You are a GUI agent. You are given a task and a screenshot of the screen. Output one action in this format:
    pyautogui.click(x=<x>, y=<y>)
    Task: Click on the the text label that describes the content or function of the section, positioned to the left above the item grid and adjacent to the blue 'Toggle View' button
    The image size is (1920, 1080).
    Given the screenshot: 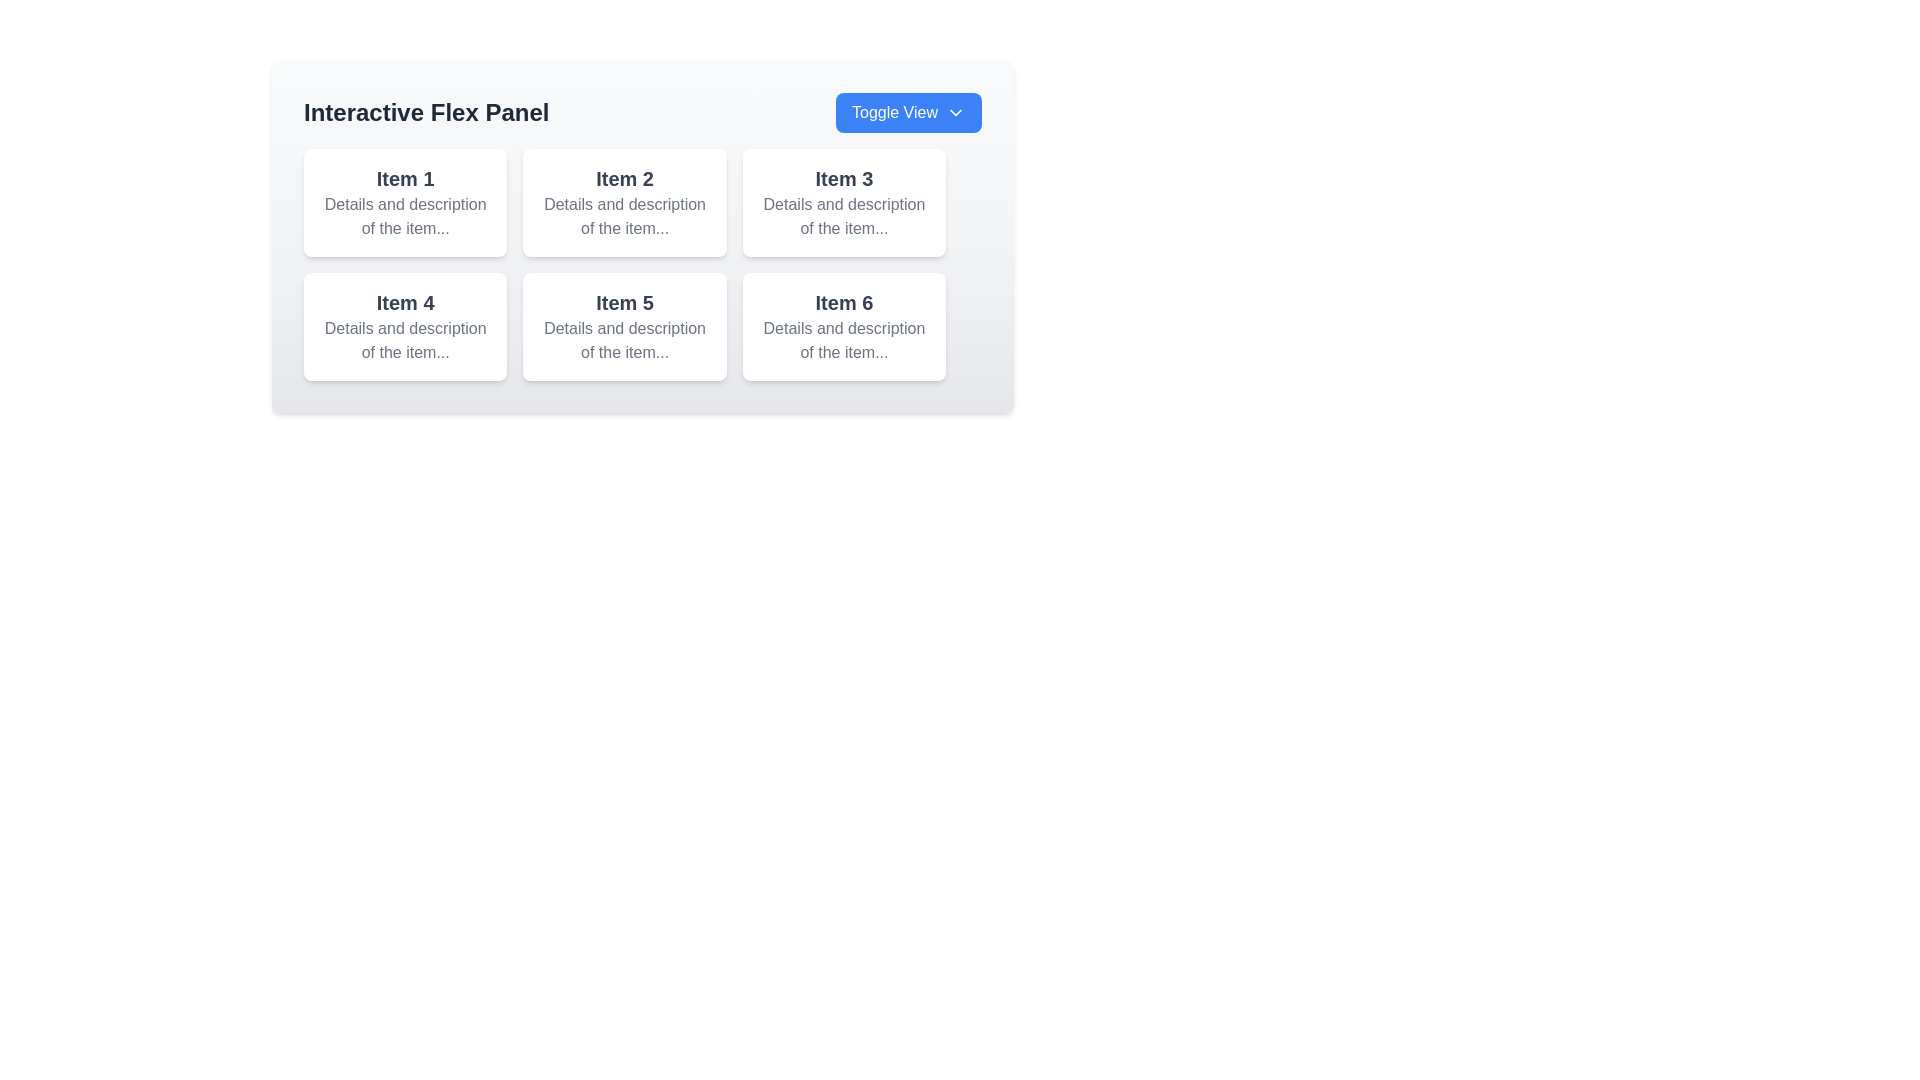 What is the action you would take?
    pyautogui.click(x=425, y=112)
    